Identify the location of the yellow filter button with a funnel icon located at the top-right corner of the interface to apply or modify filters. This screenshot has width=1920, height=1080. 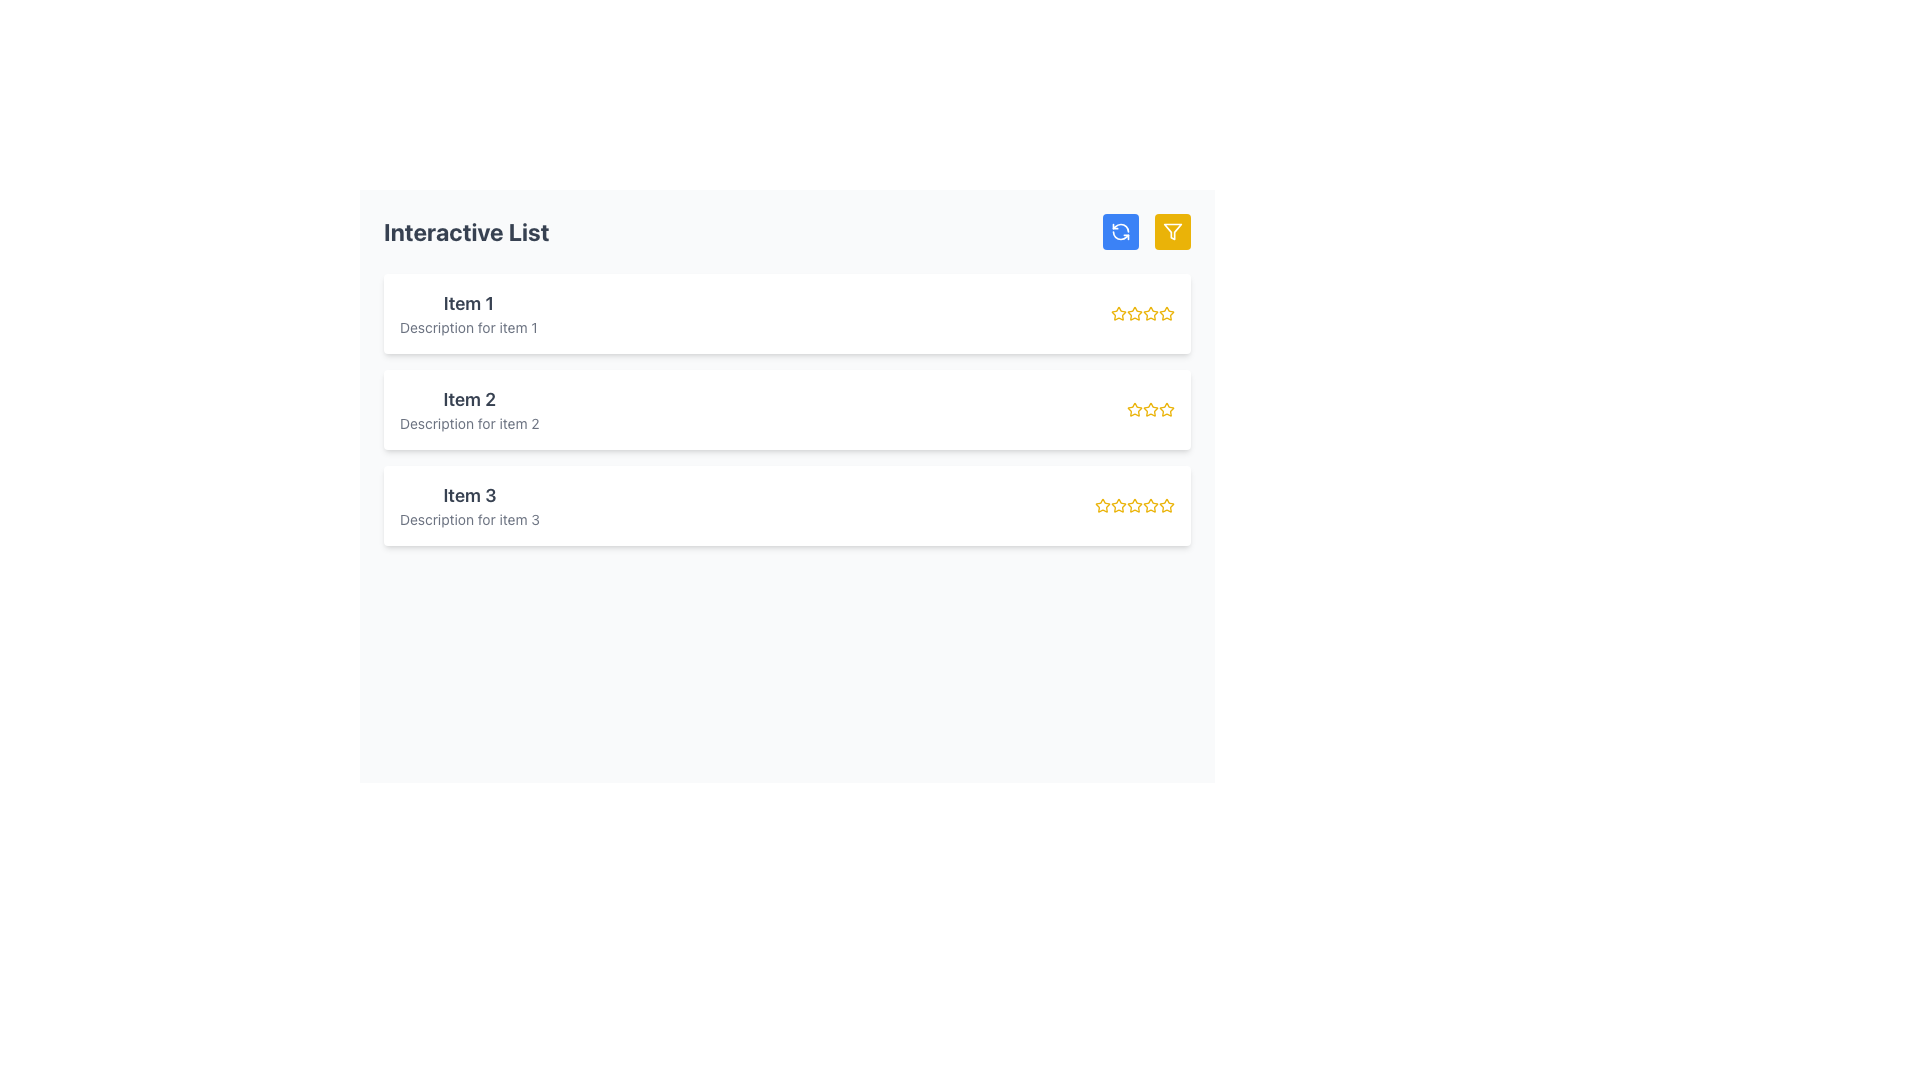
(1172, 230).